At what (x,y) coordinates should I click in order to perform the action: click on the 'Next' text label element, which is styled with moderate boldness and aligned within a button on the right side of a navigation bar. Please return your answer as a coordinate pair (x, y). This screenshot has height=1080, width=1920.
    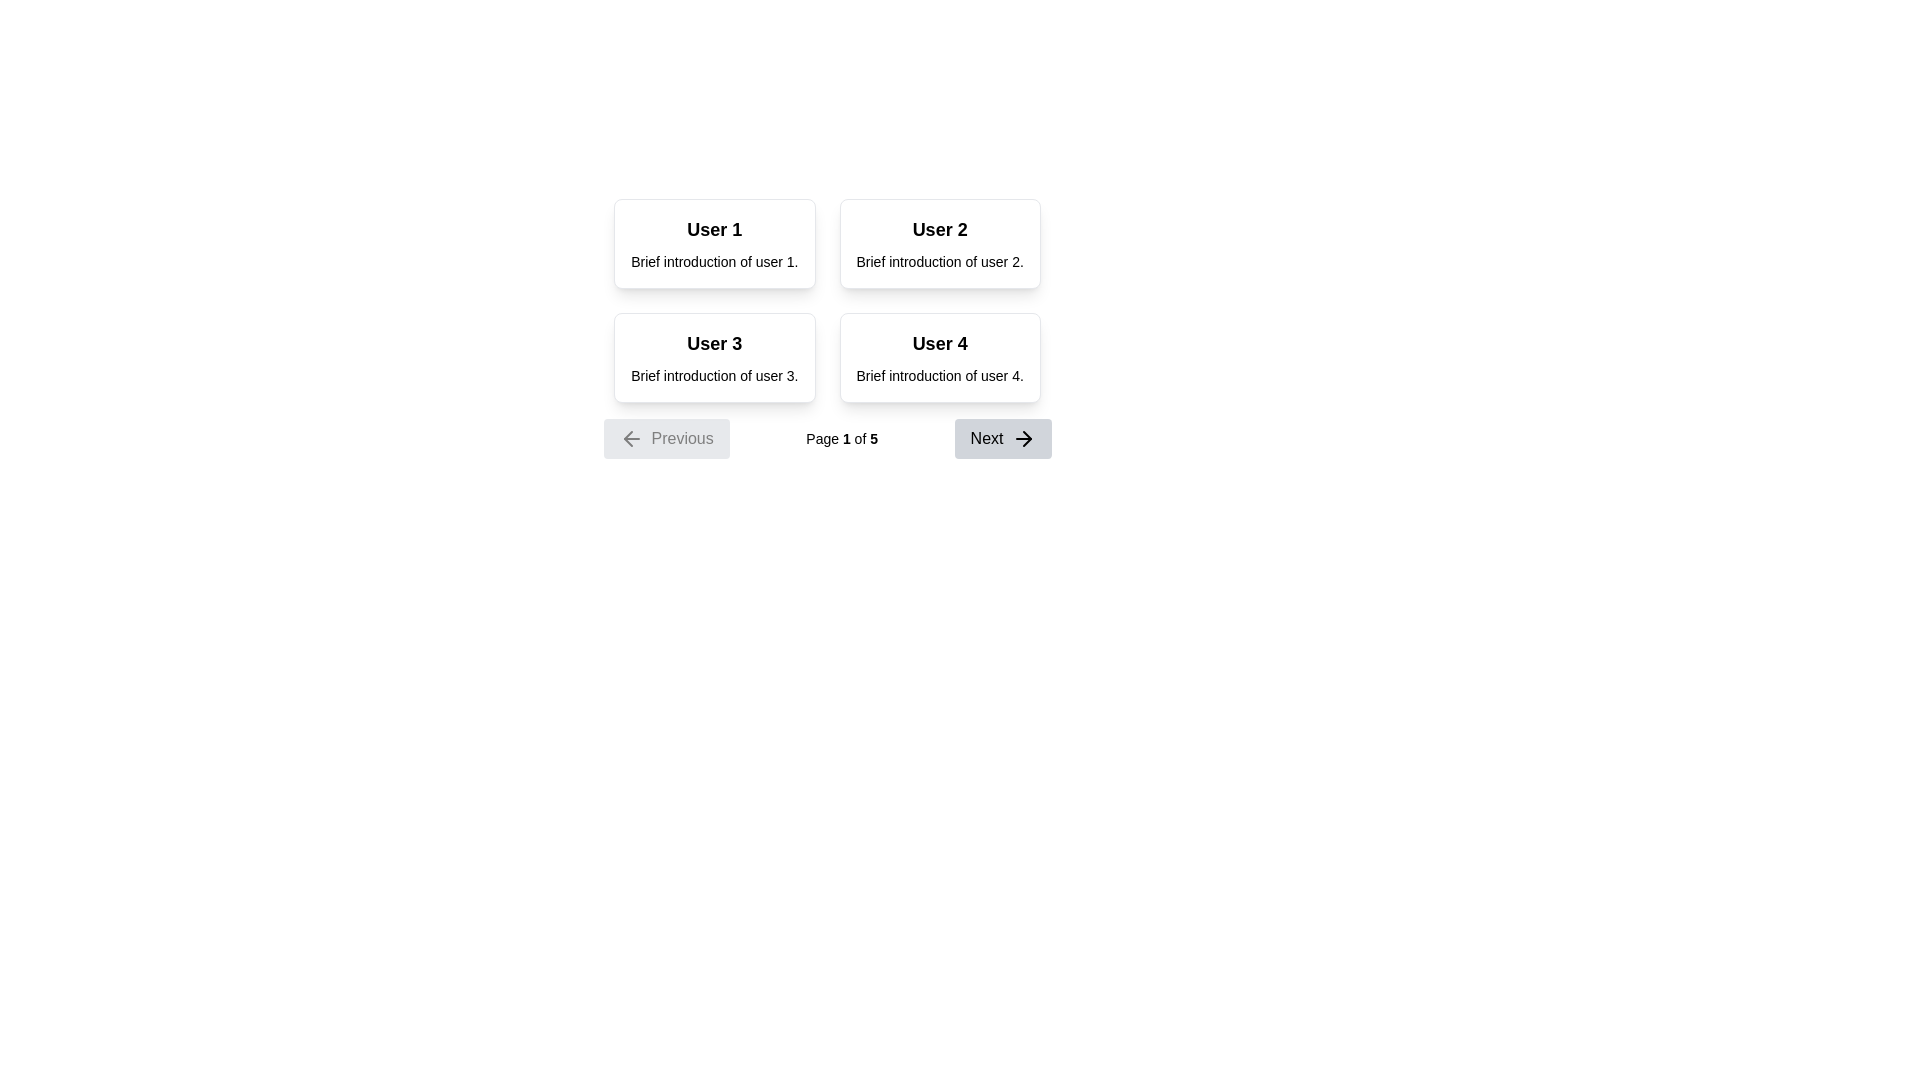
    Looking at the image, I should click on (987, 438).